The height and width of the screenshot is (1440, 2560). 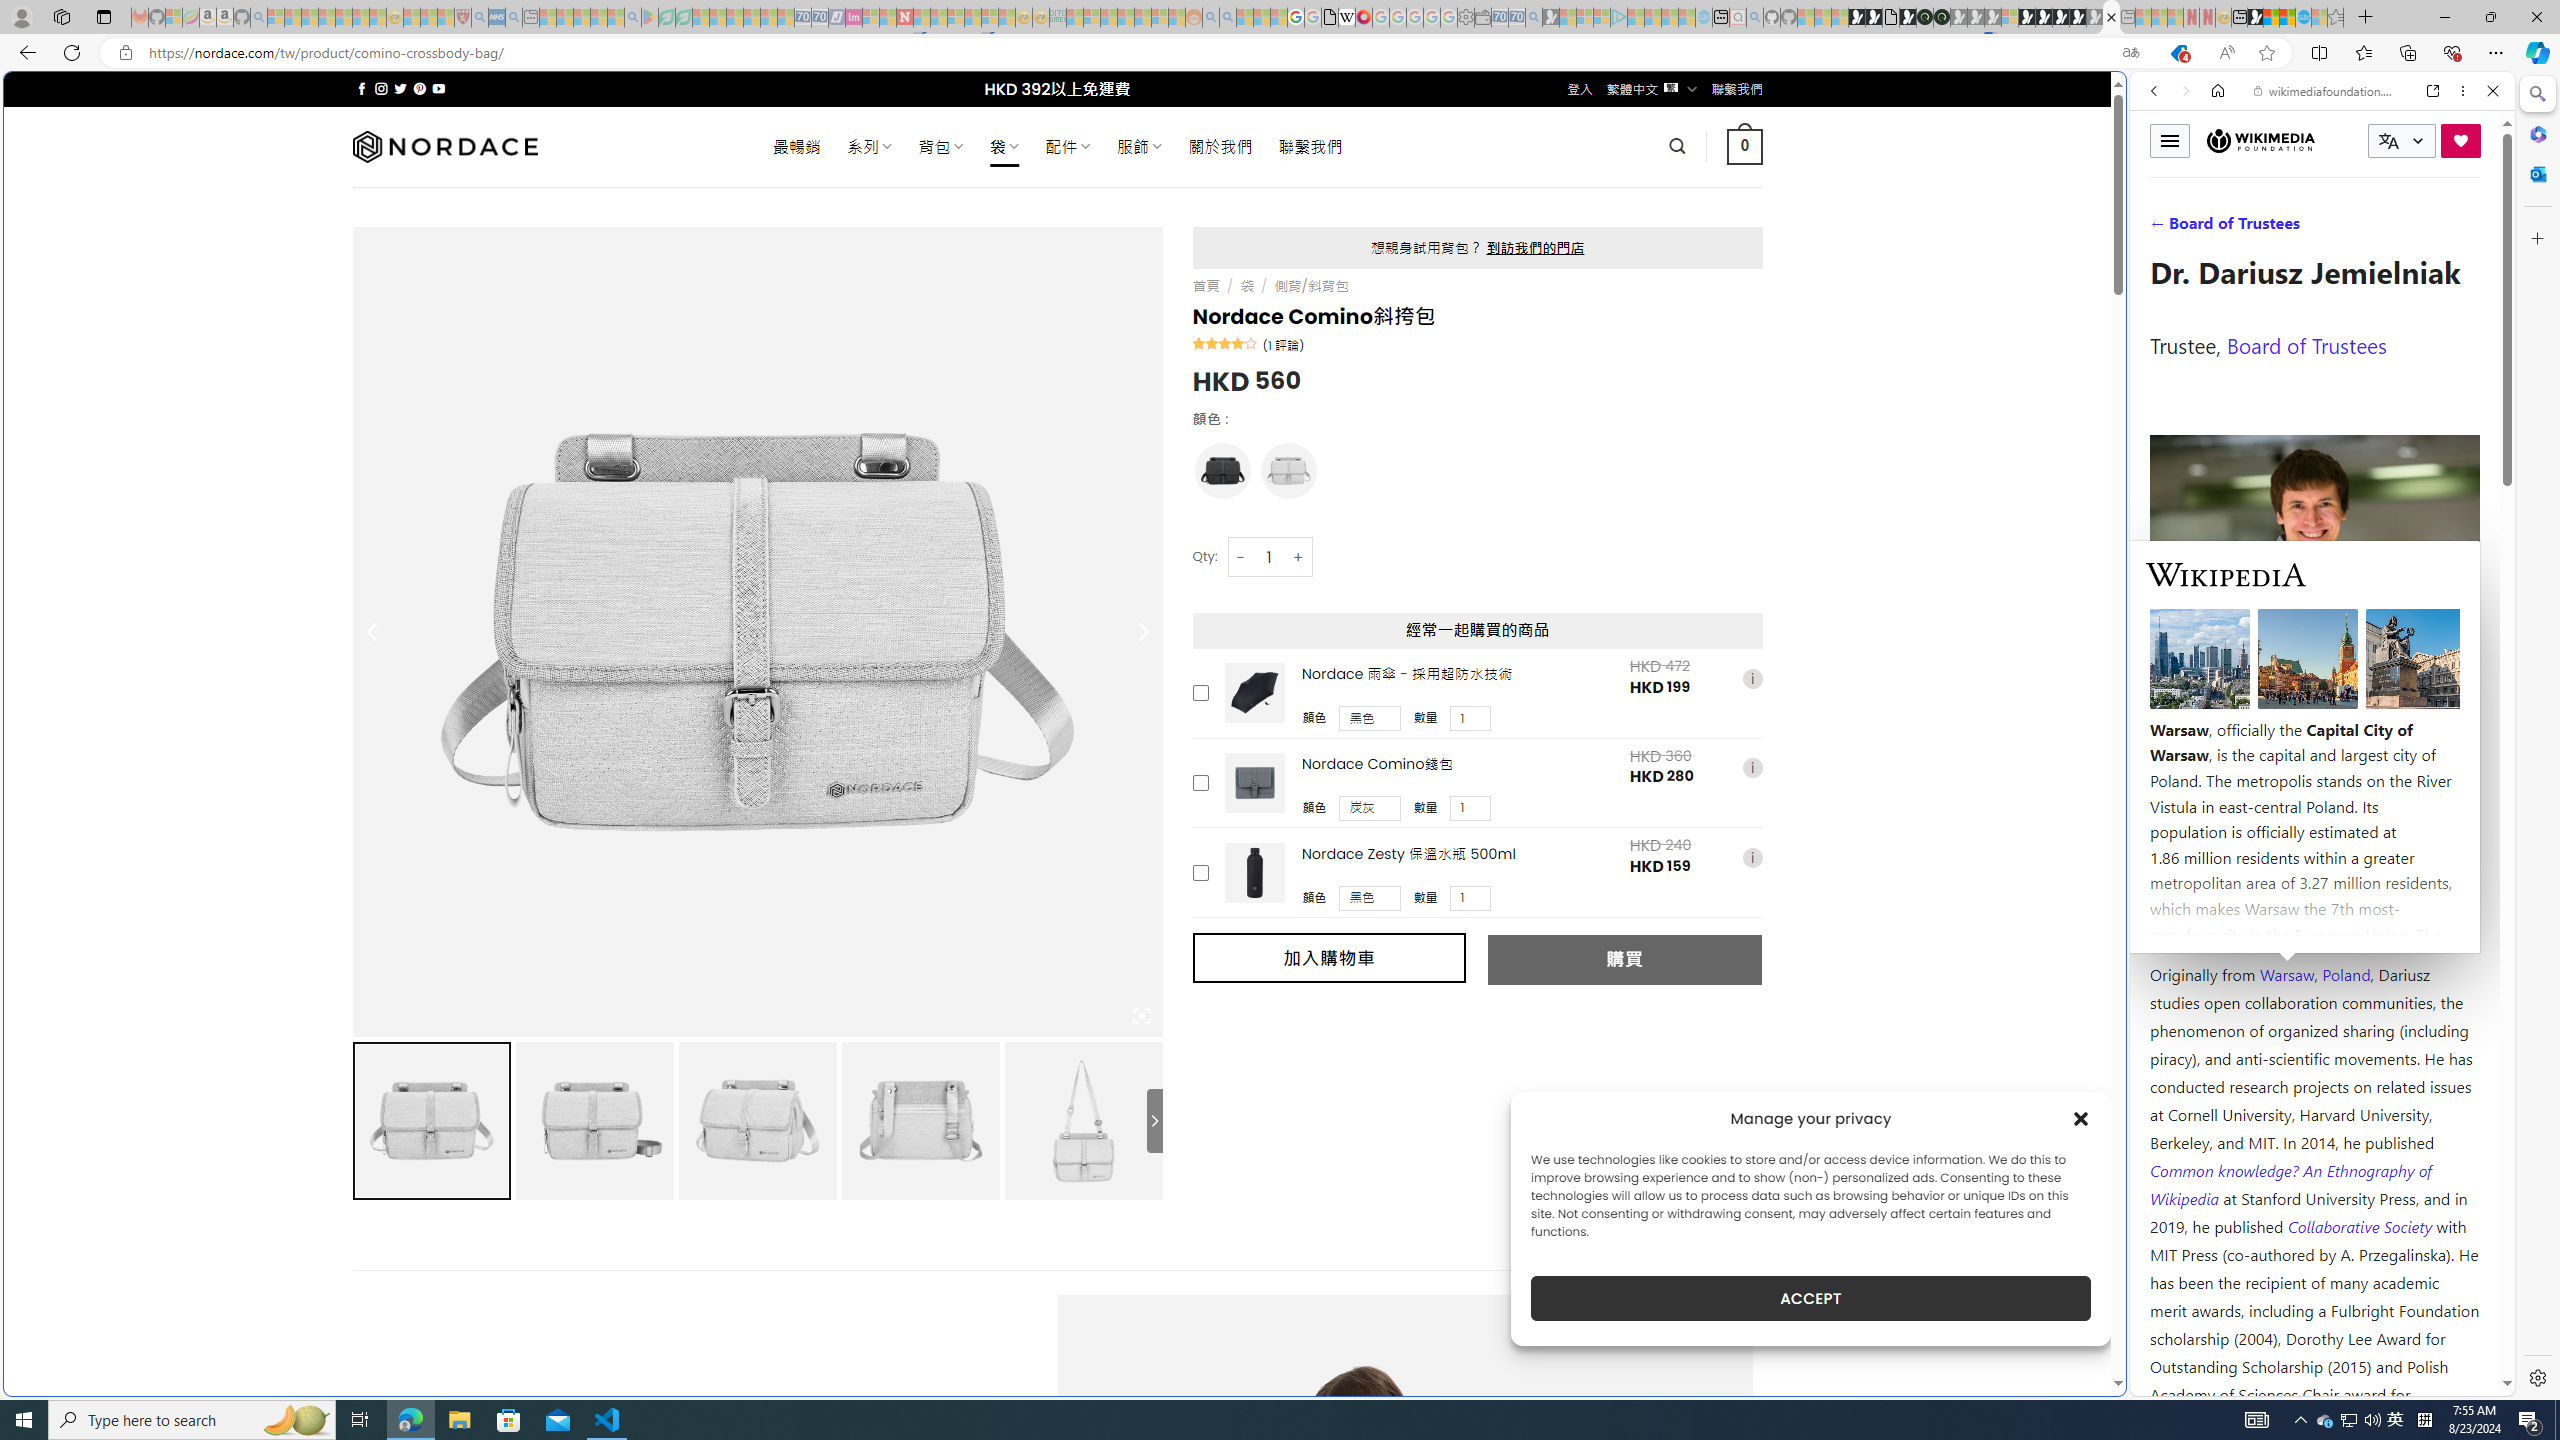 What do you see at coordinates (2347, 973) in the screenshot?
I see `'Poland'` at bounding box center [2347, 973].